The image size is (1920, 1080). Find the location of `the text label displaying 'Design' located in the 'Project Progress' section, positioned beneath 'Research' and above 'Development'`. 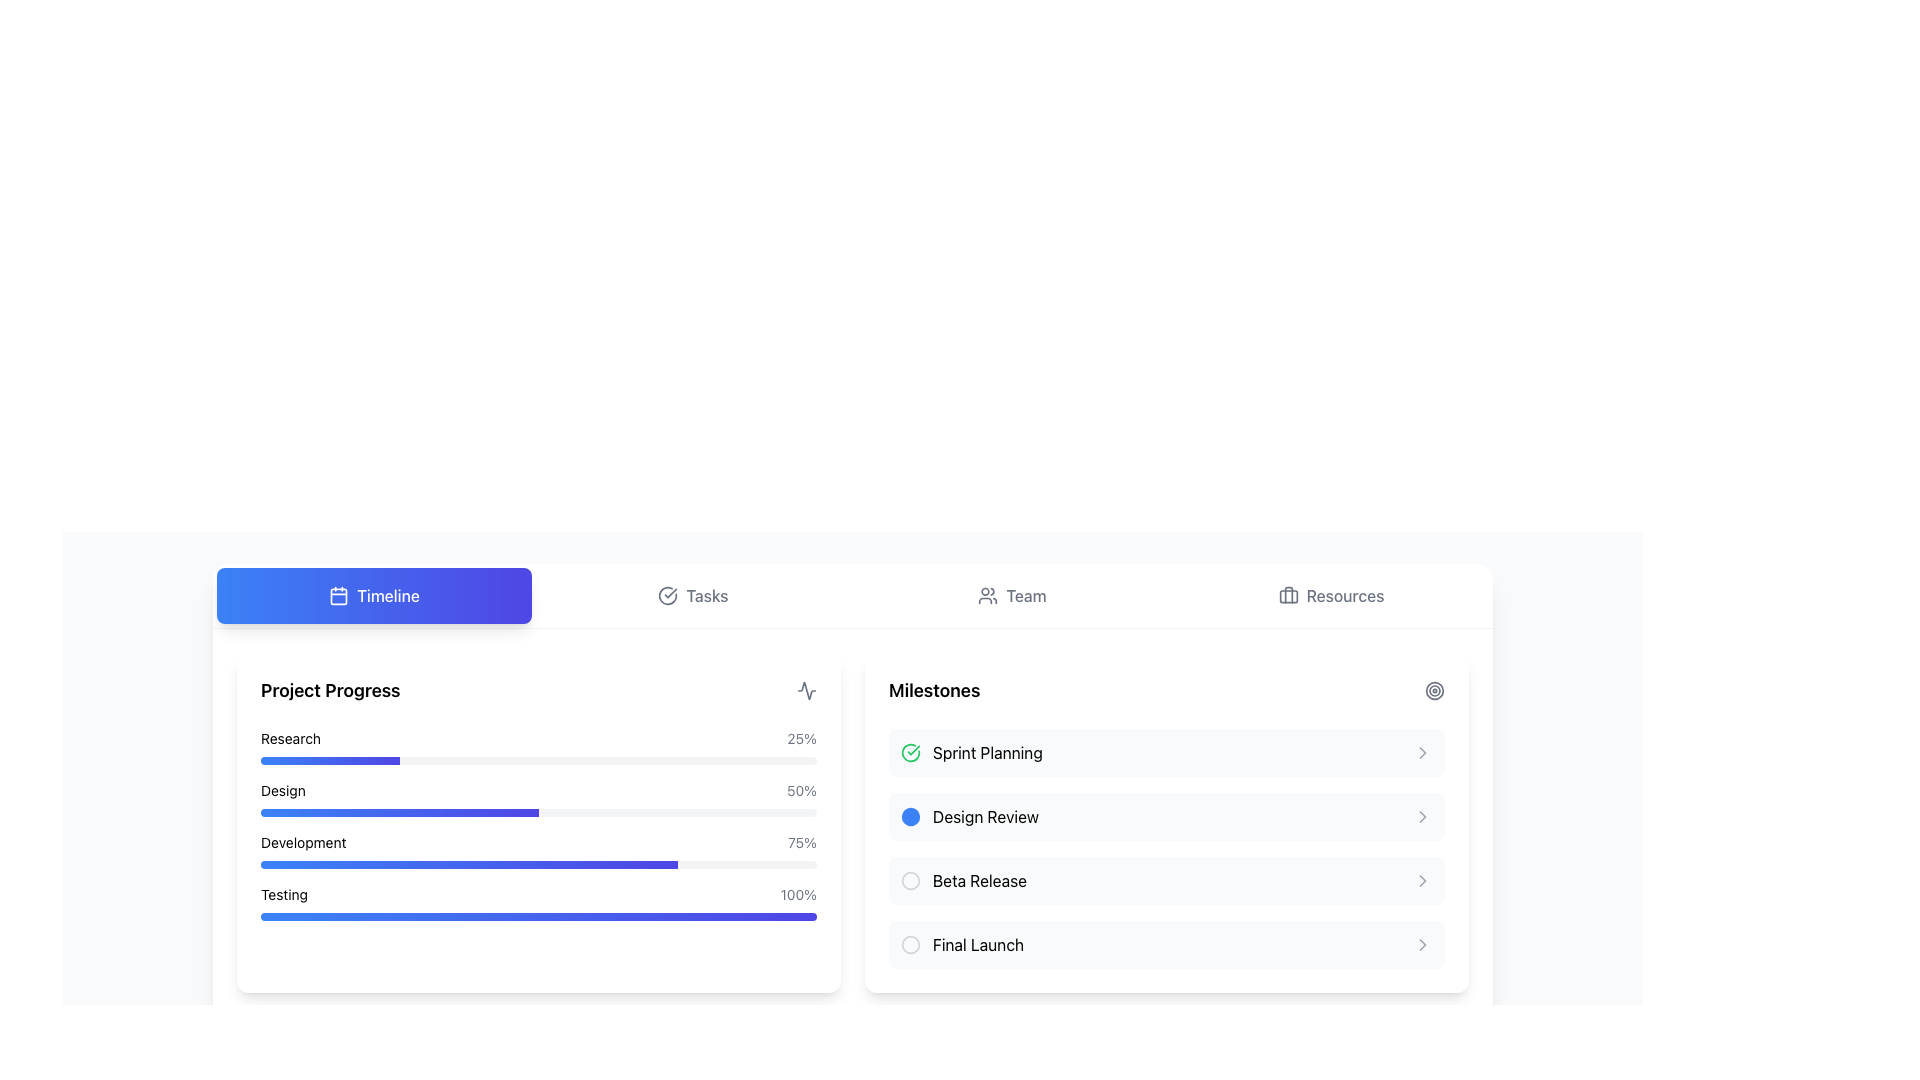

the text label displaying 'Design' located in the 'Project Progress' section, positioned beneath 'Research' and above 'Development' is located at coordinates (282, 789).